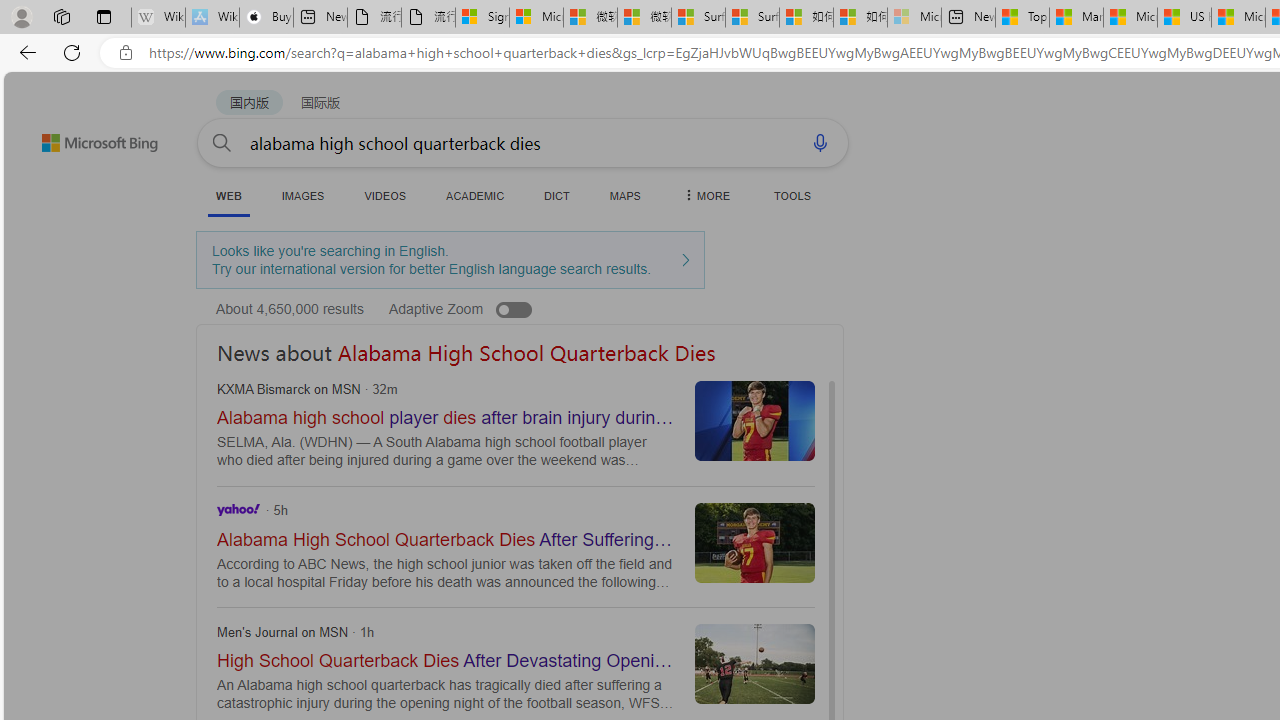 This screenshot has width=1280, height=720. Describe the element at coordinates (913, 17) in the screenshot. I see `'Microsoft account | Account Checkup - Sleeping'` at that location.